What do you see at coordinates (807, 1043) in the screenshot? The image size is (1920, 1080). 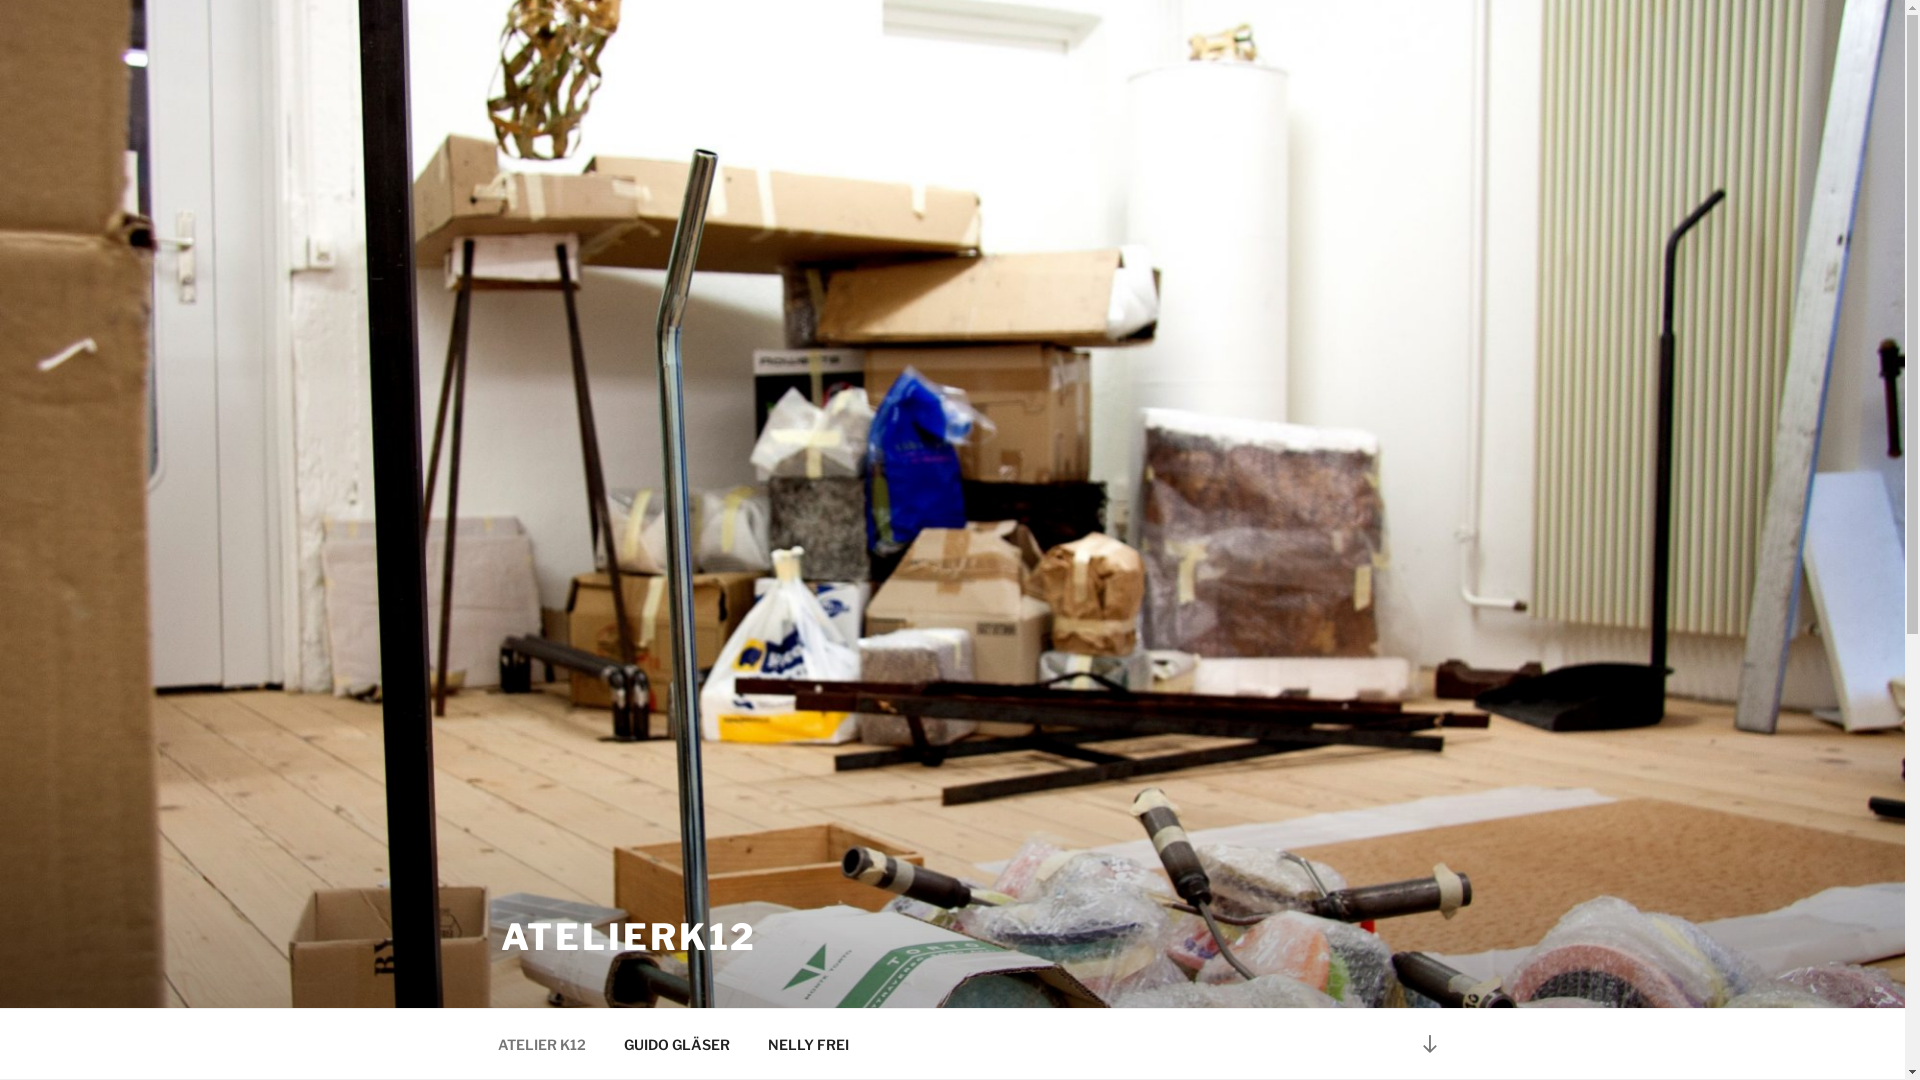 I see `'NELLY FREI'` at bounding box center [807, 1043].